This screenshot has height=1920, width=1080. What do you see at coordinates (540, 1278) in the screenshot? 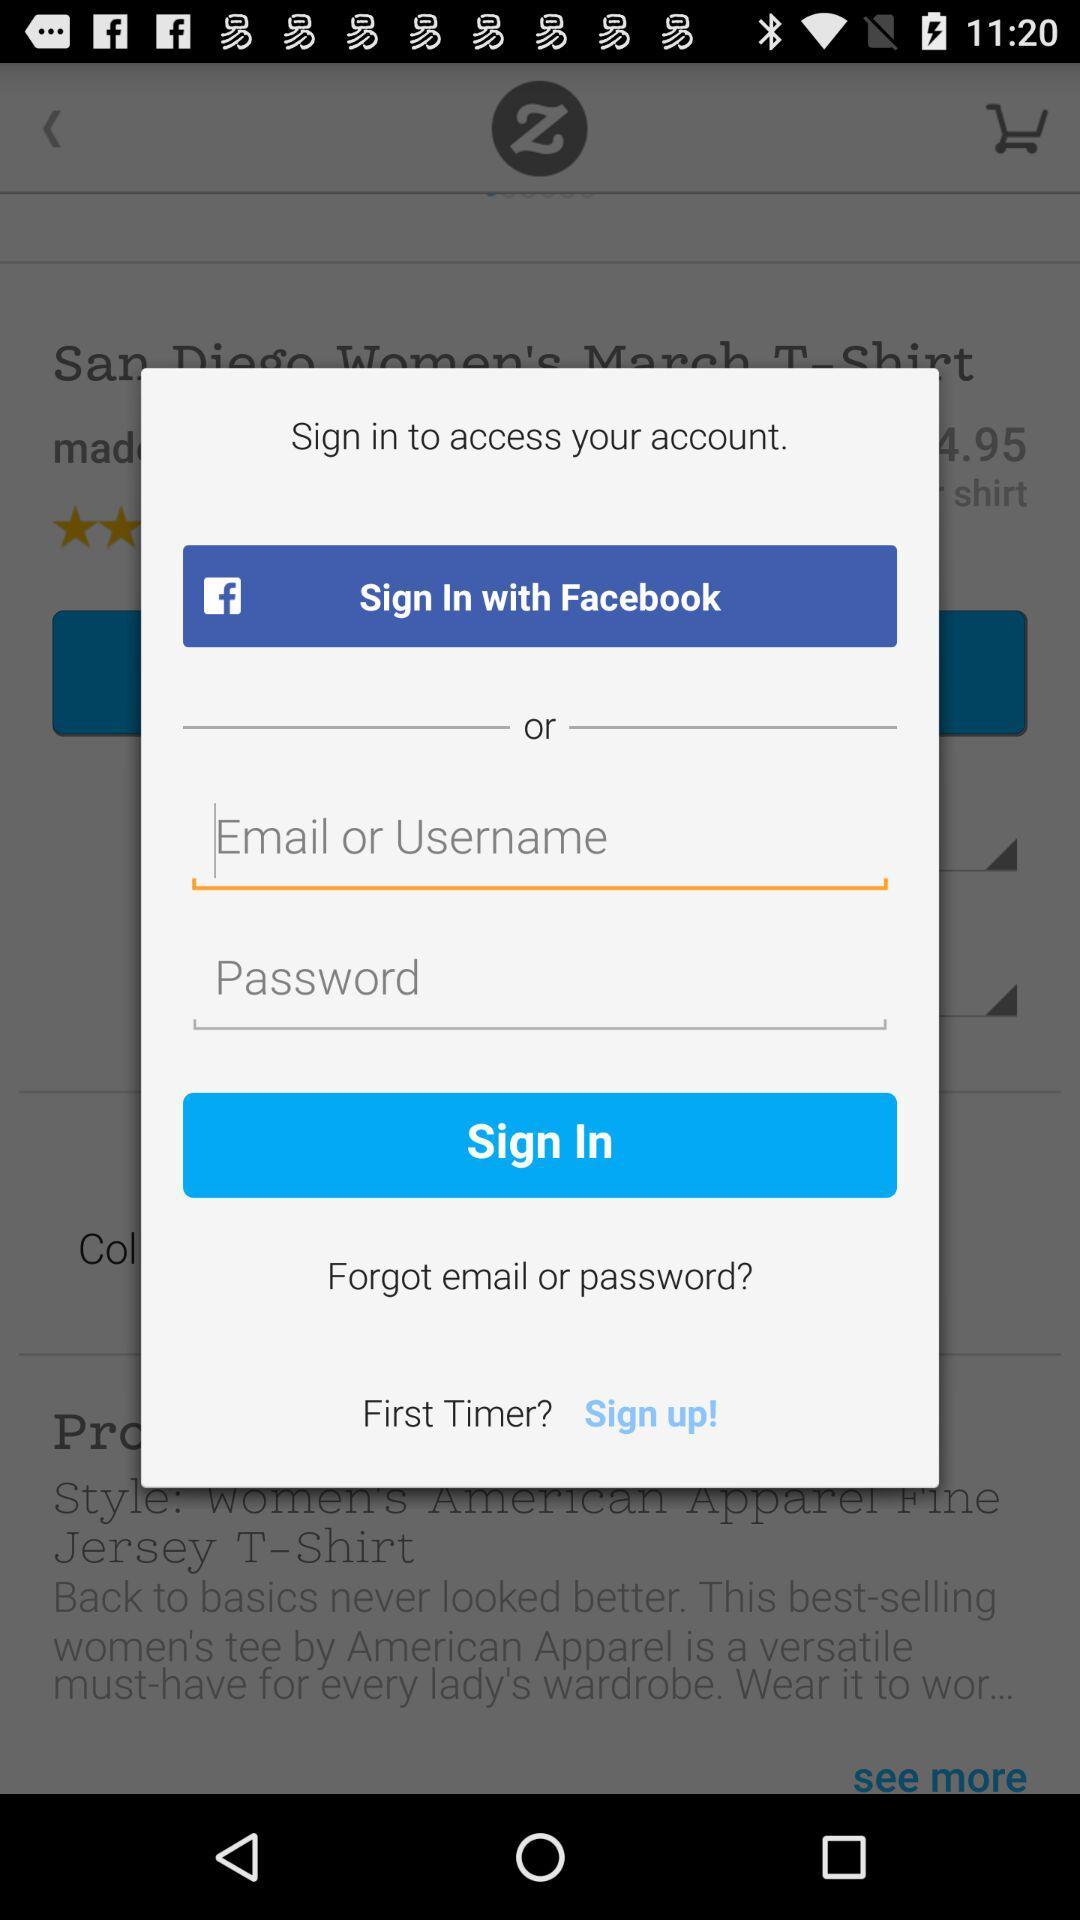
I see `forgot email or icon` at bounding box center [540, 1278].